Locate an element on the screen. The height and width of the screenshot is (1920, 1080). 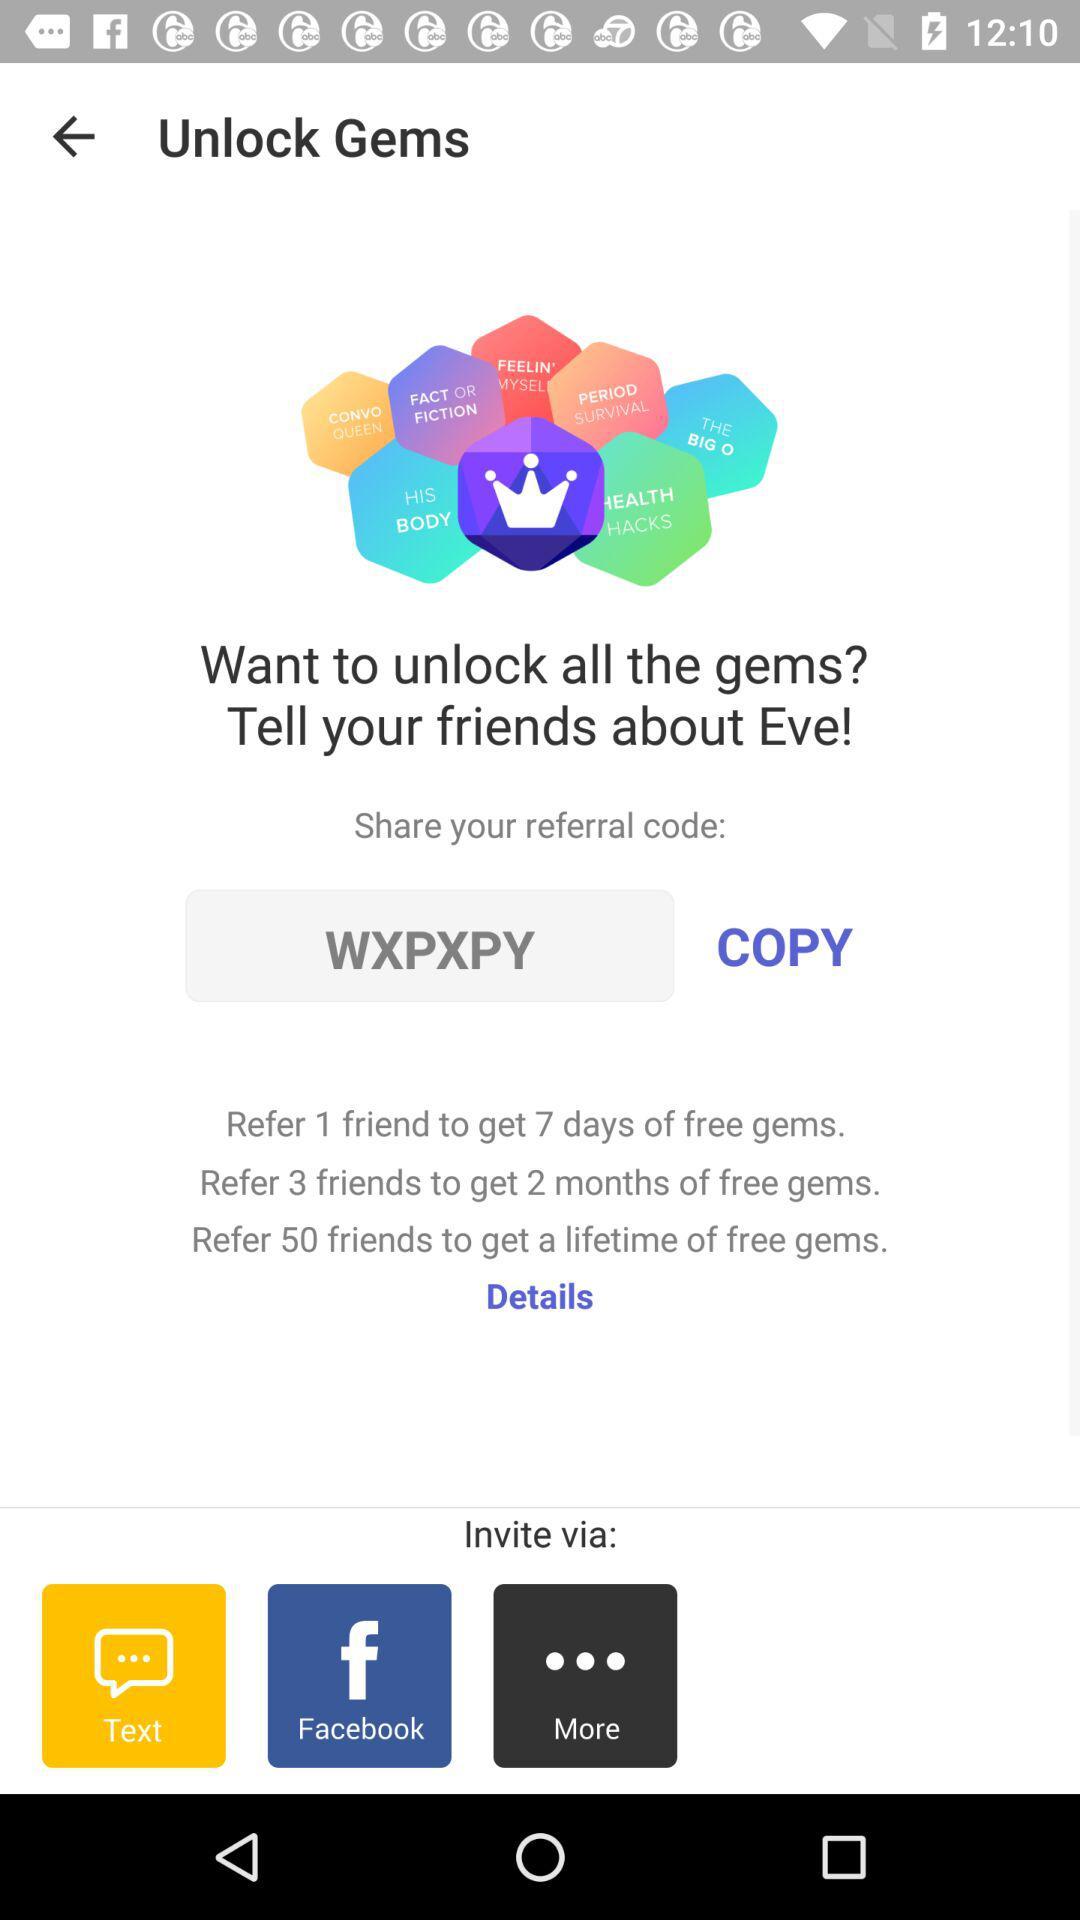
text link is located at coordinates (133, 1675).